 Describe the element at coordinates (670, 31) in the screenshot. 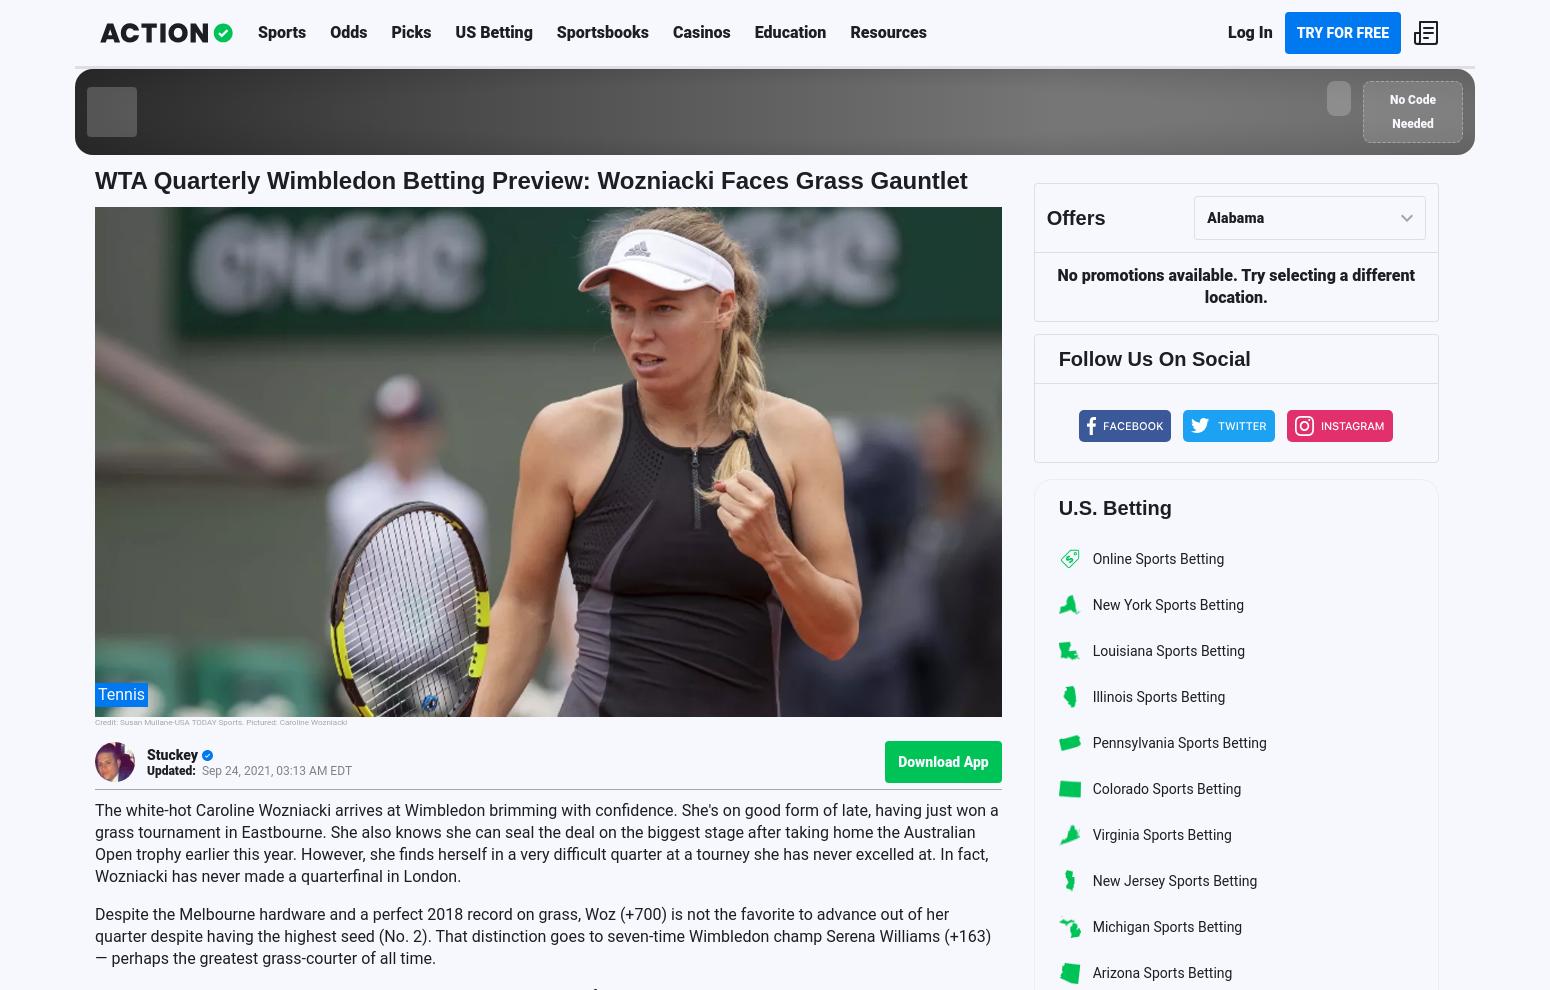

I see `'Casinos'` at that location.